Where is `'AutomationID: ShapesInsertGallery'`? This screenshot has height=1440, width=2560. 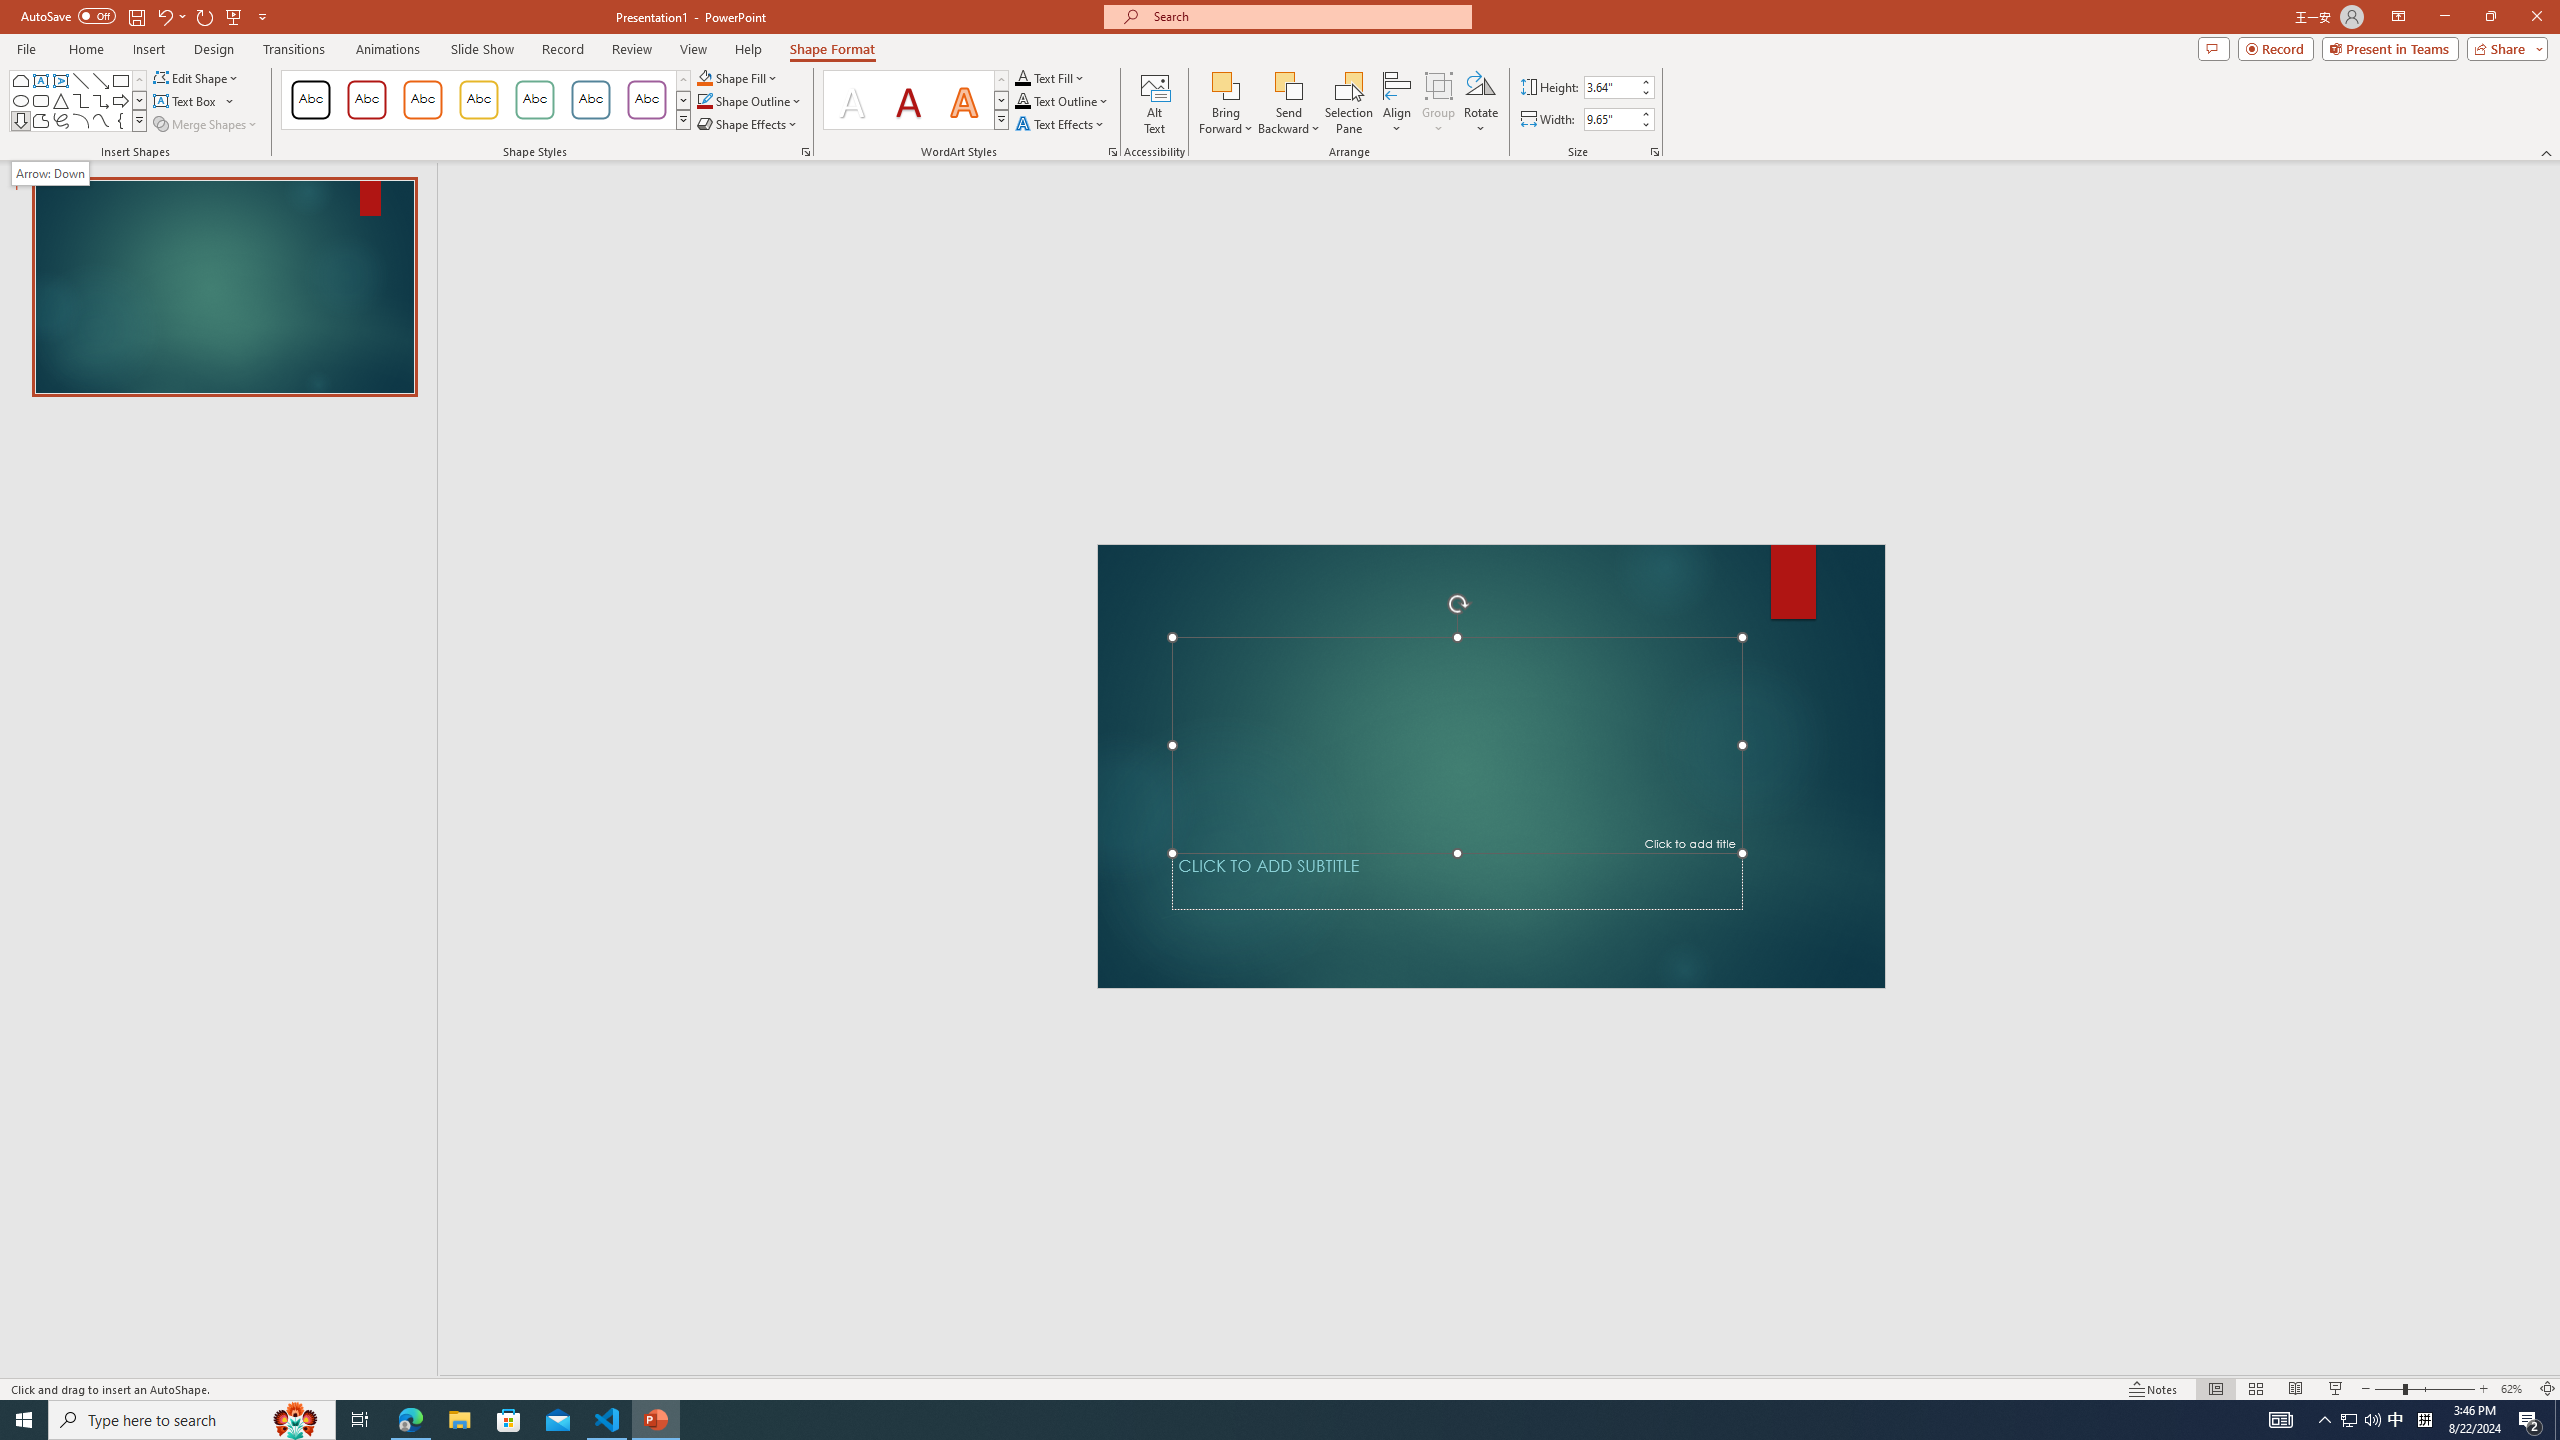
'AutomationID: ShapesInsertGallery' is located at coordinates (78, 100).